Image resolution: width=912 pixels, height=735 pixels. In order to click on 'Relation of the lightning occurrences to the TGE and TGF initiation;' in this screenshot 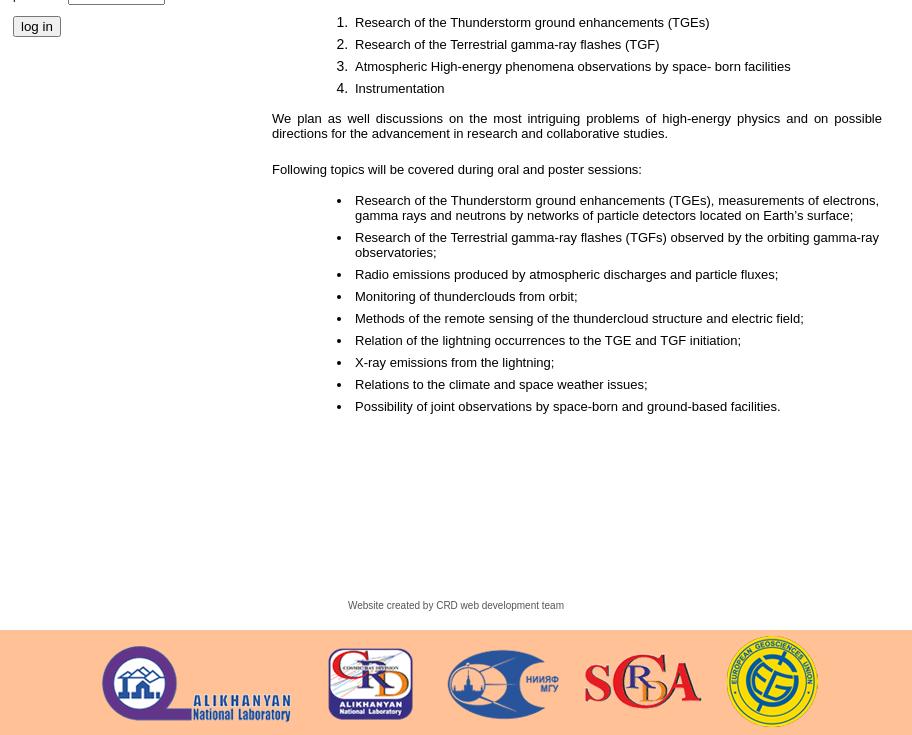, I will do `click(553, 339)`.